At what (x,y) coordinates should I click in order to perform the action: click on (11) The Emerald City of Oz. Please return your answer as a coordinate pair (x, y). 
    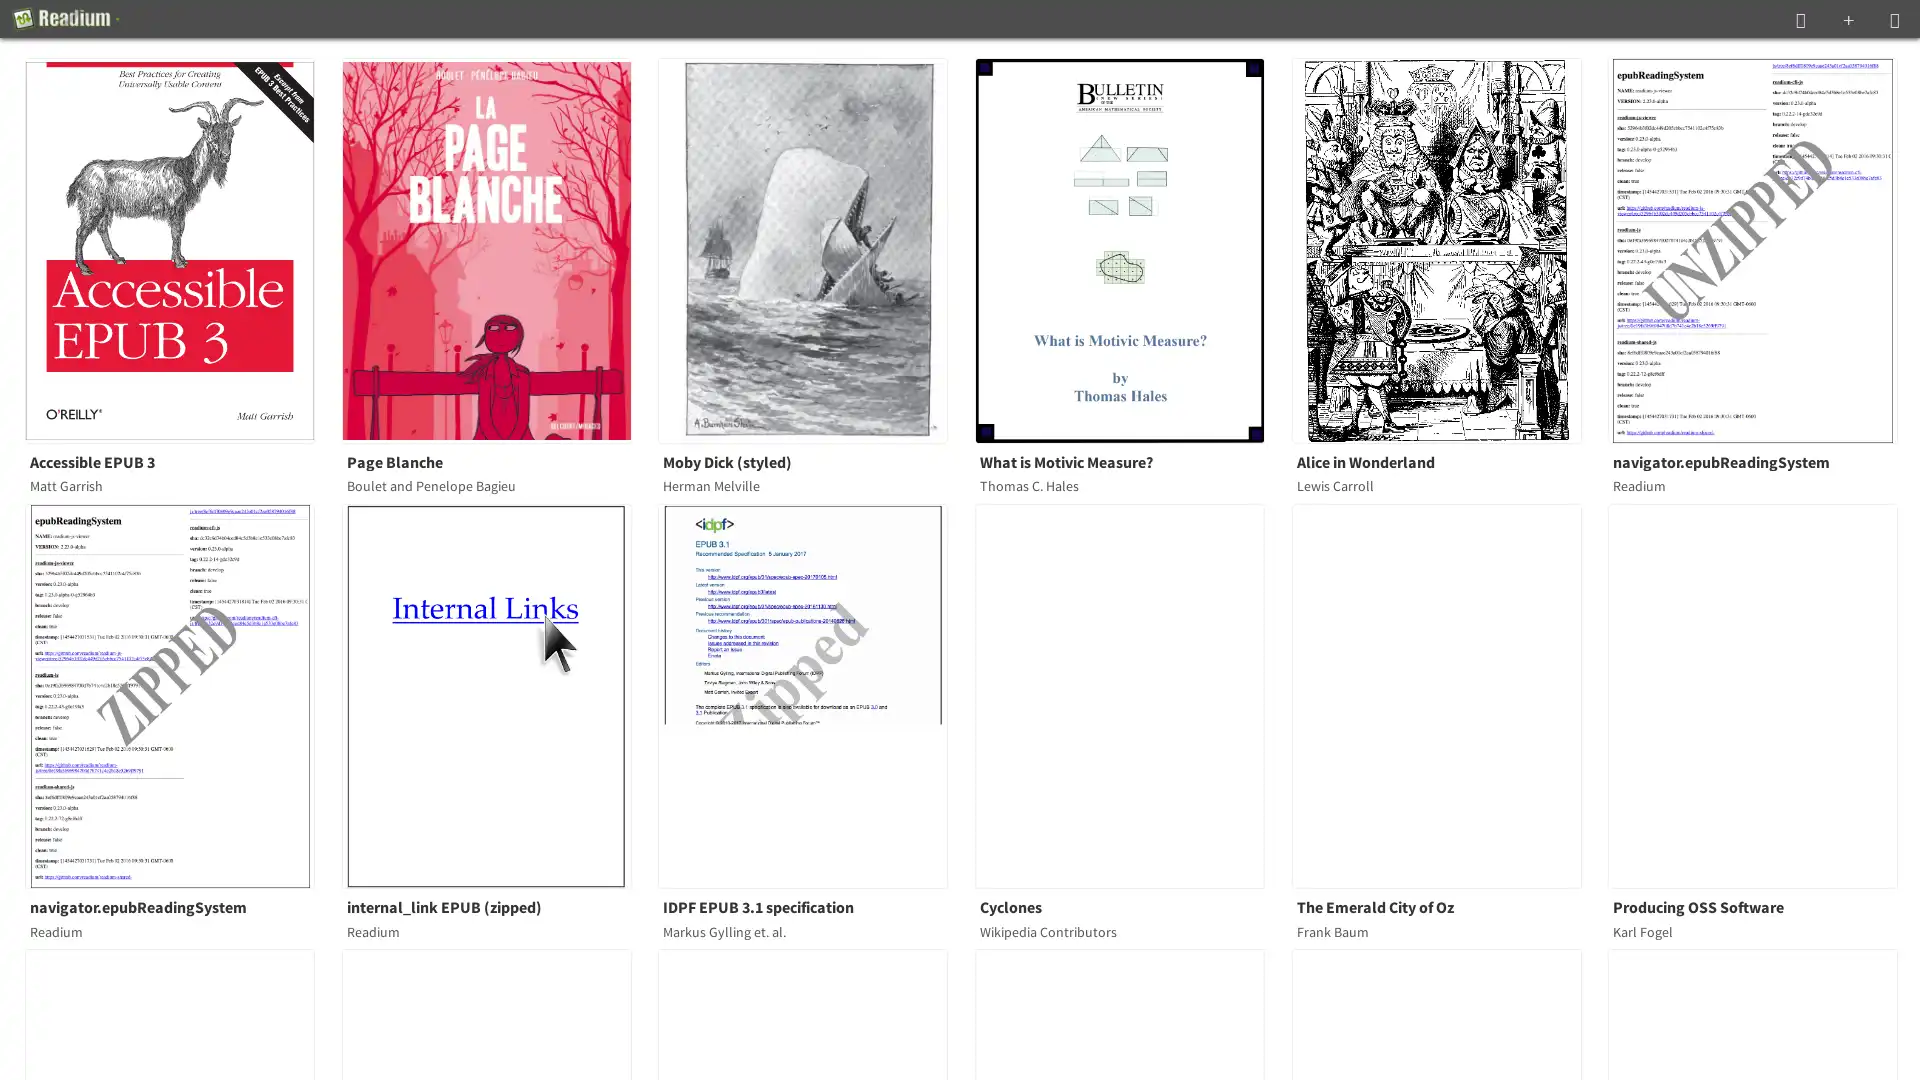
    Looking at the image, I should click on (1448, 694).